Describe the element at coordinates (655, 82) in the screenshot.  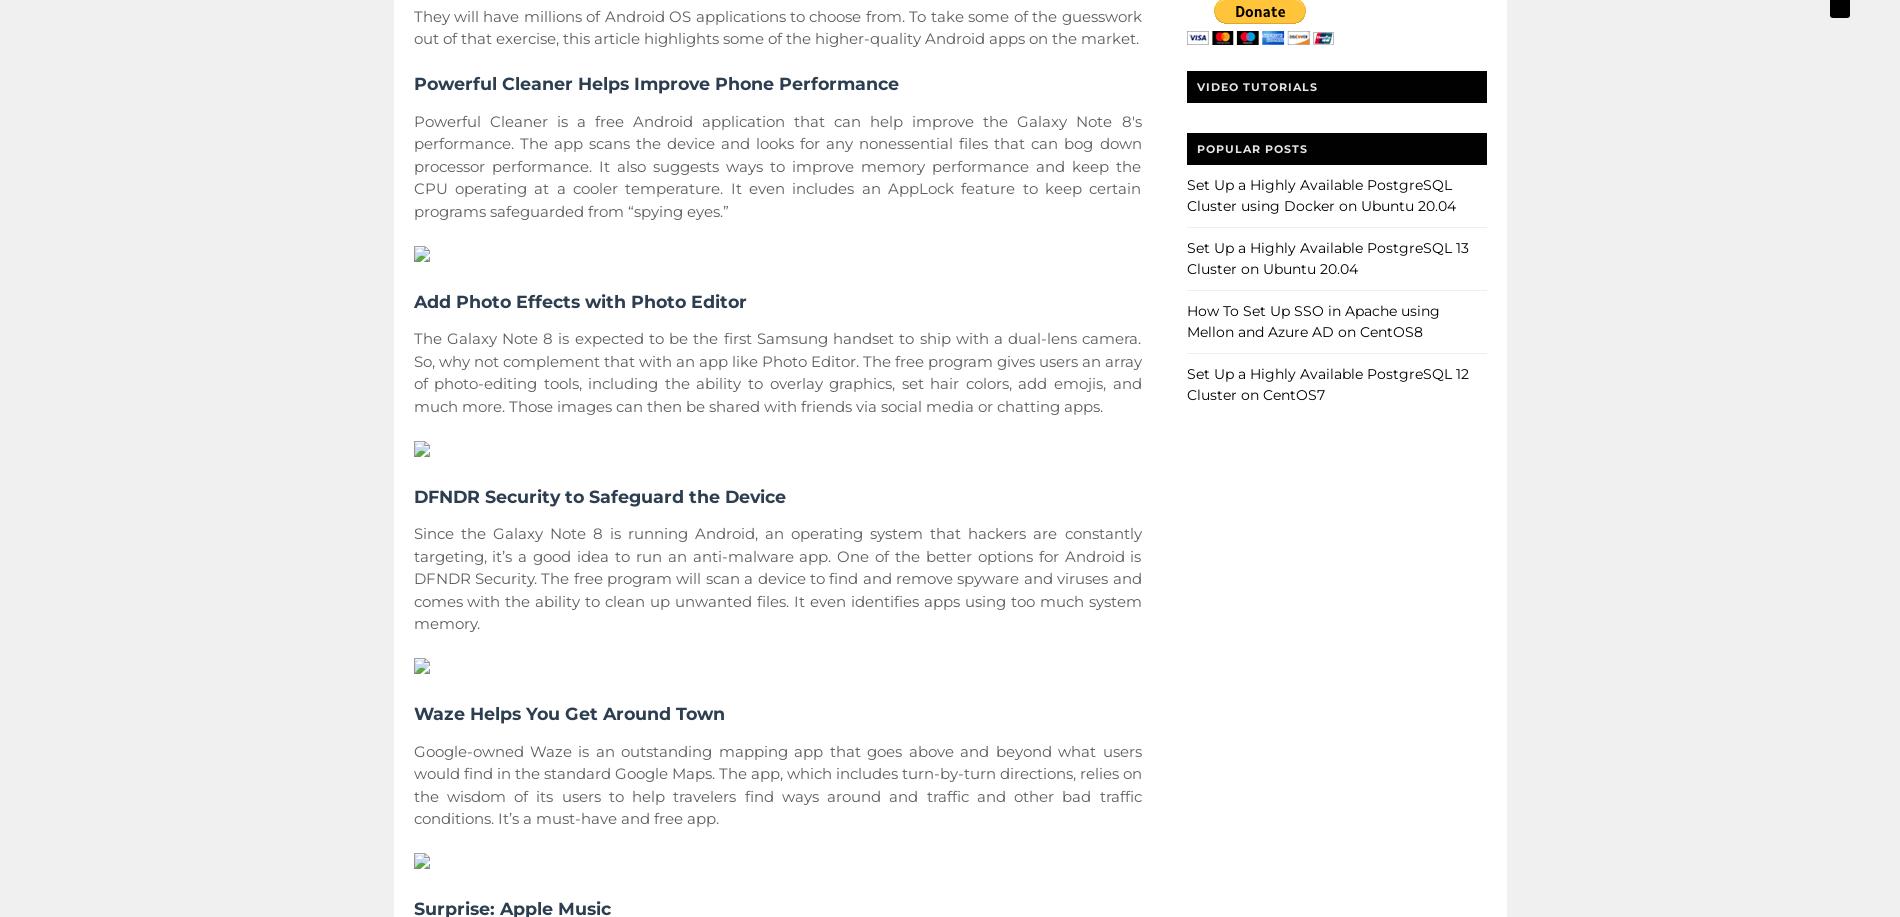
I see `'Powerful Cleaner Helps Improve Phone Performance'` at that location.